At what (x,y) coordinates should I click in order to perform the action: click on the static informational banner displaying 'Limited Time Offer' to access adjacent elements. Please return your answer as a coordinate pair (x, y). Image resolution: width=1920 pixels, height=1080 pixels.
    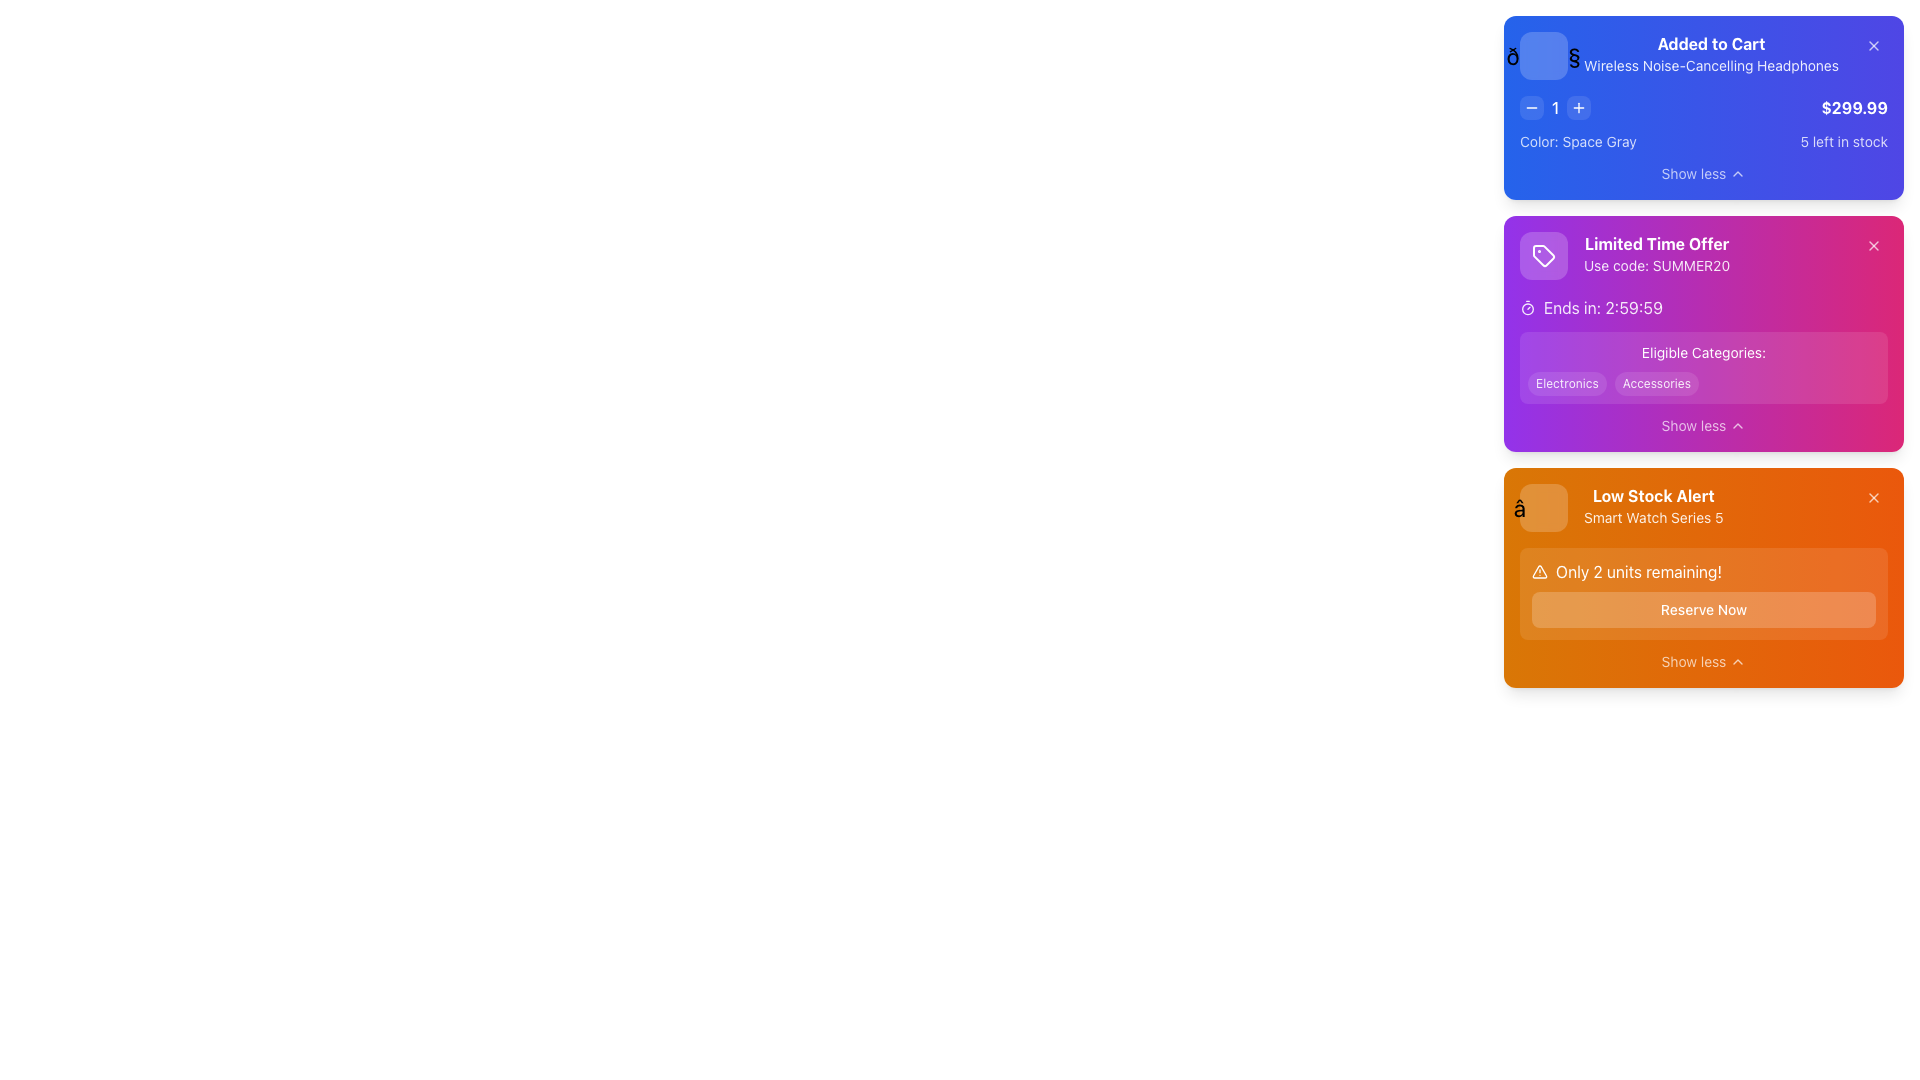
    Looking at the image, I should click on (1703, 254).